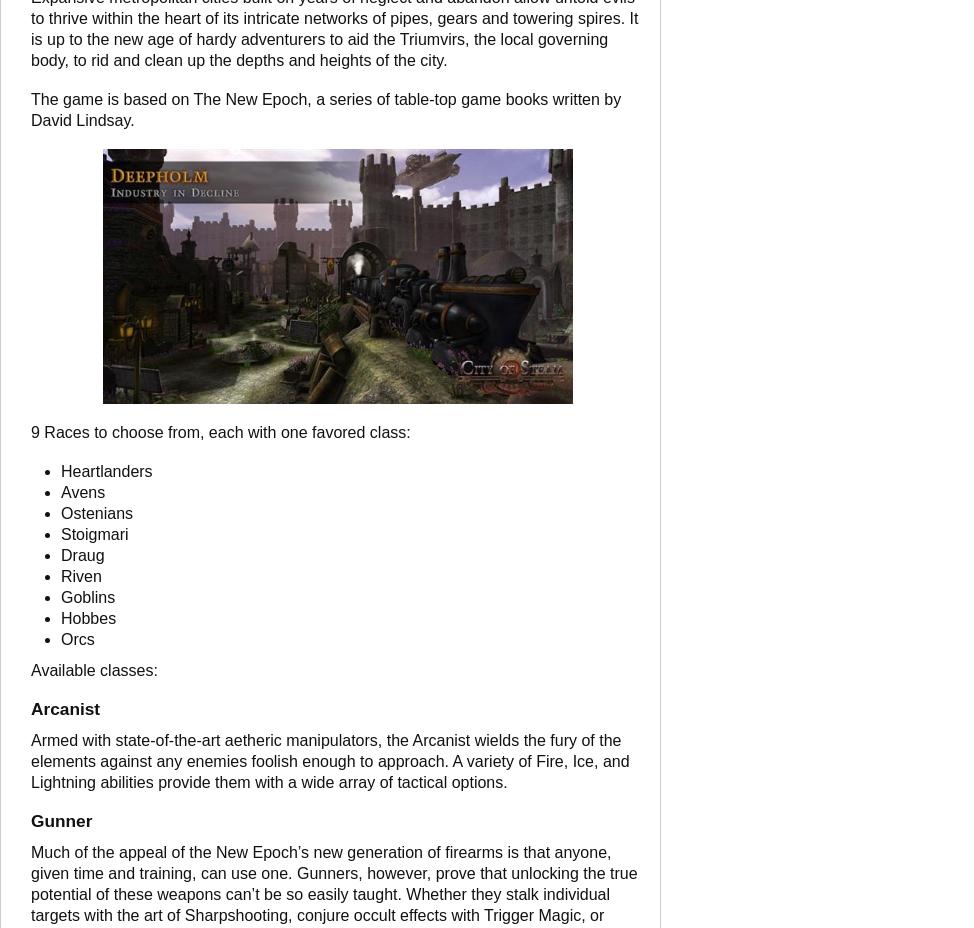  I want to click on 'Stoigmari', so click(93, 533).